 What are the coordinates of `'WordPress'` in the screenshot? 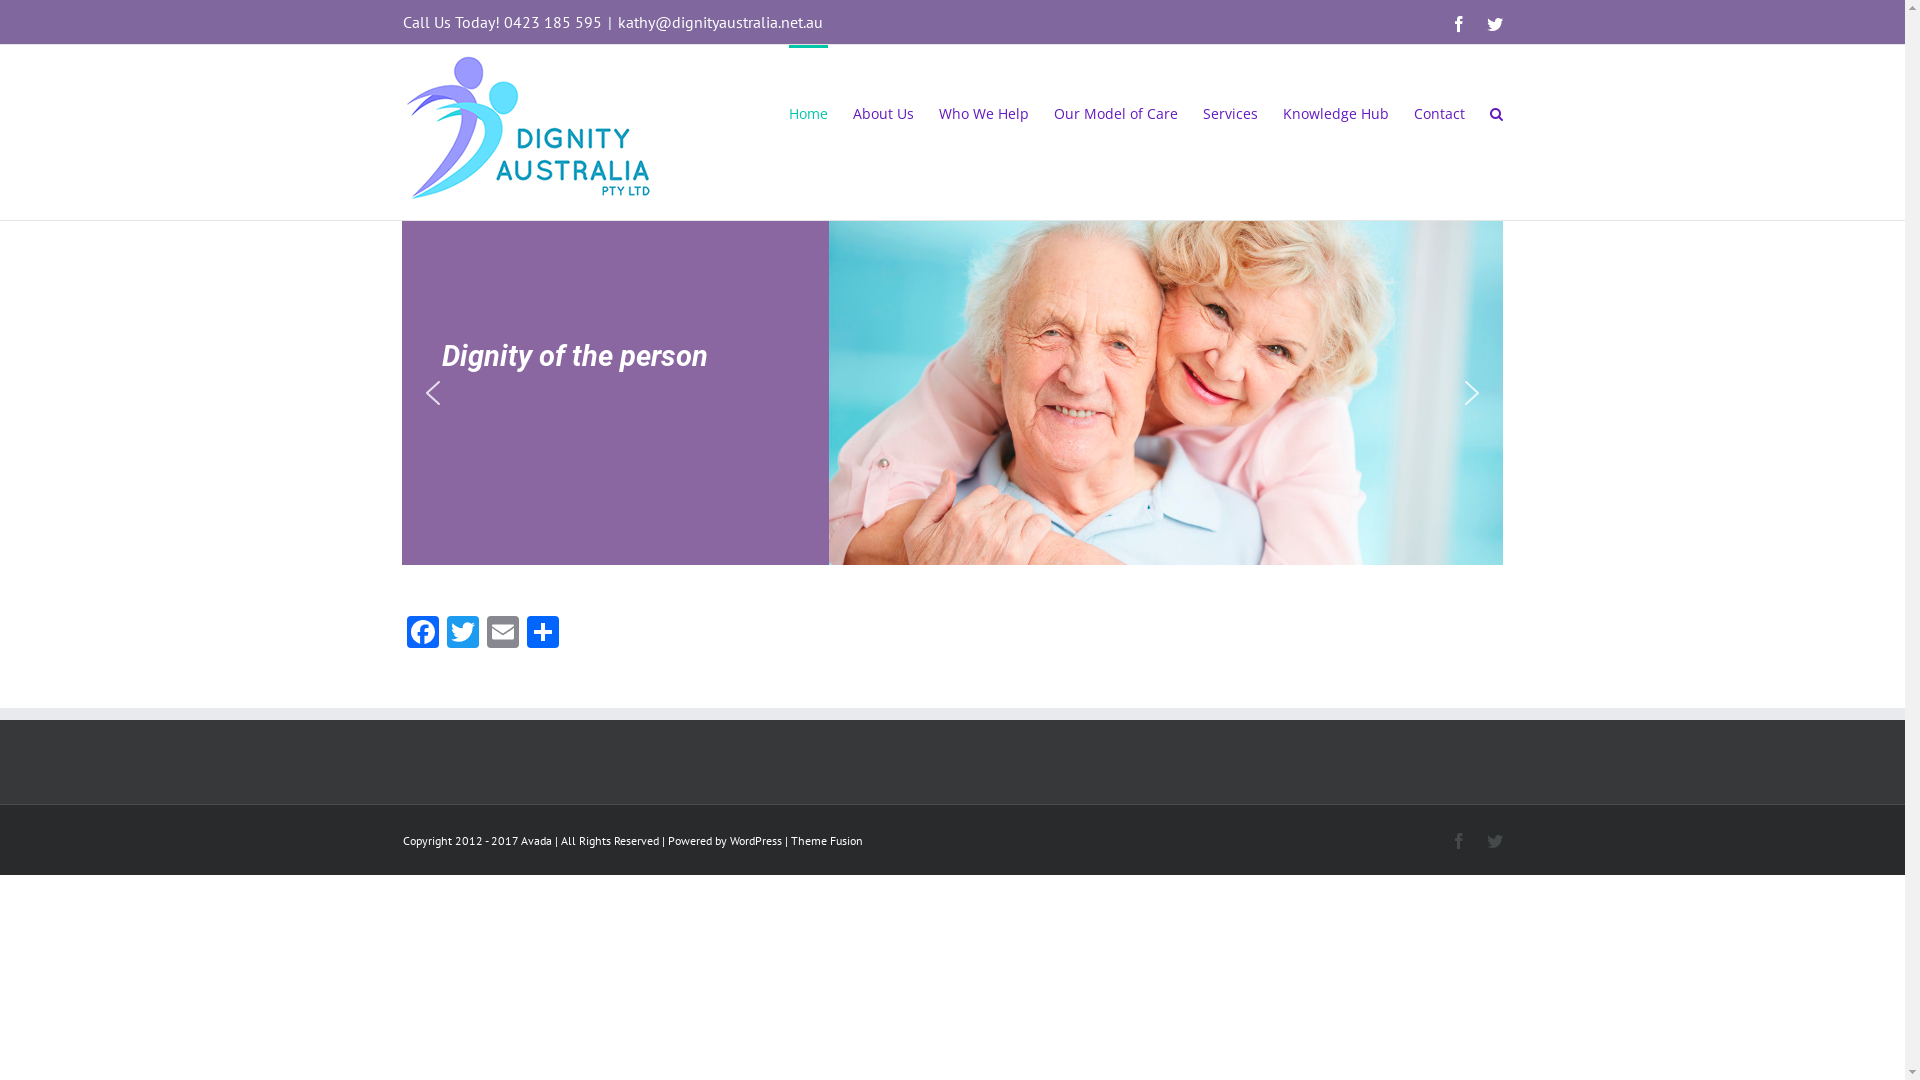 It's located at (728, 840).